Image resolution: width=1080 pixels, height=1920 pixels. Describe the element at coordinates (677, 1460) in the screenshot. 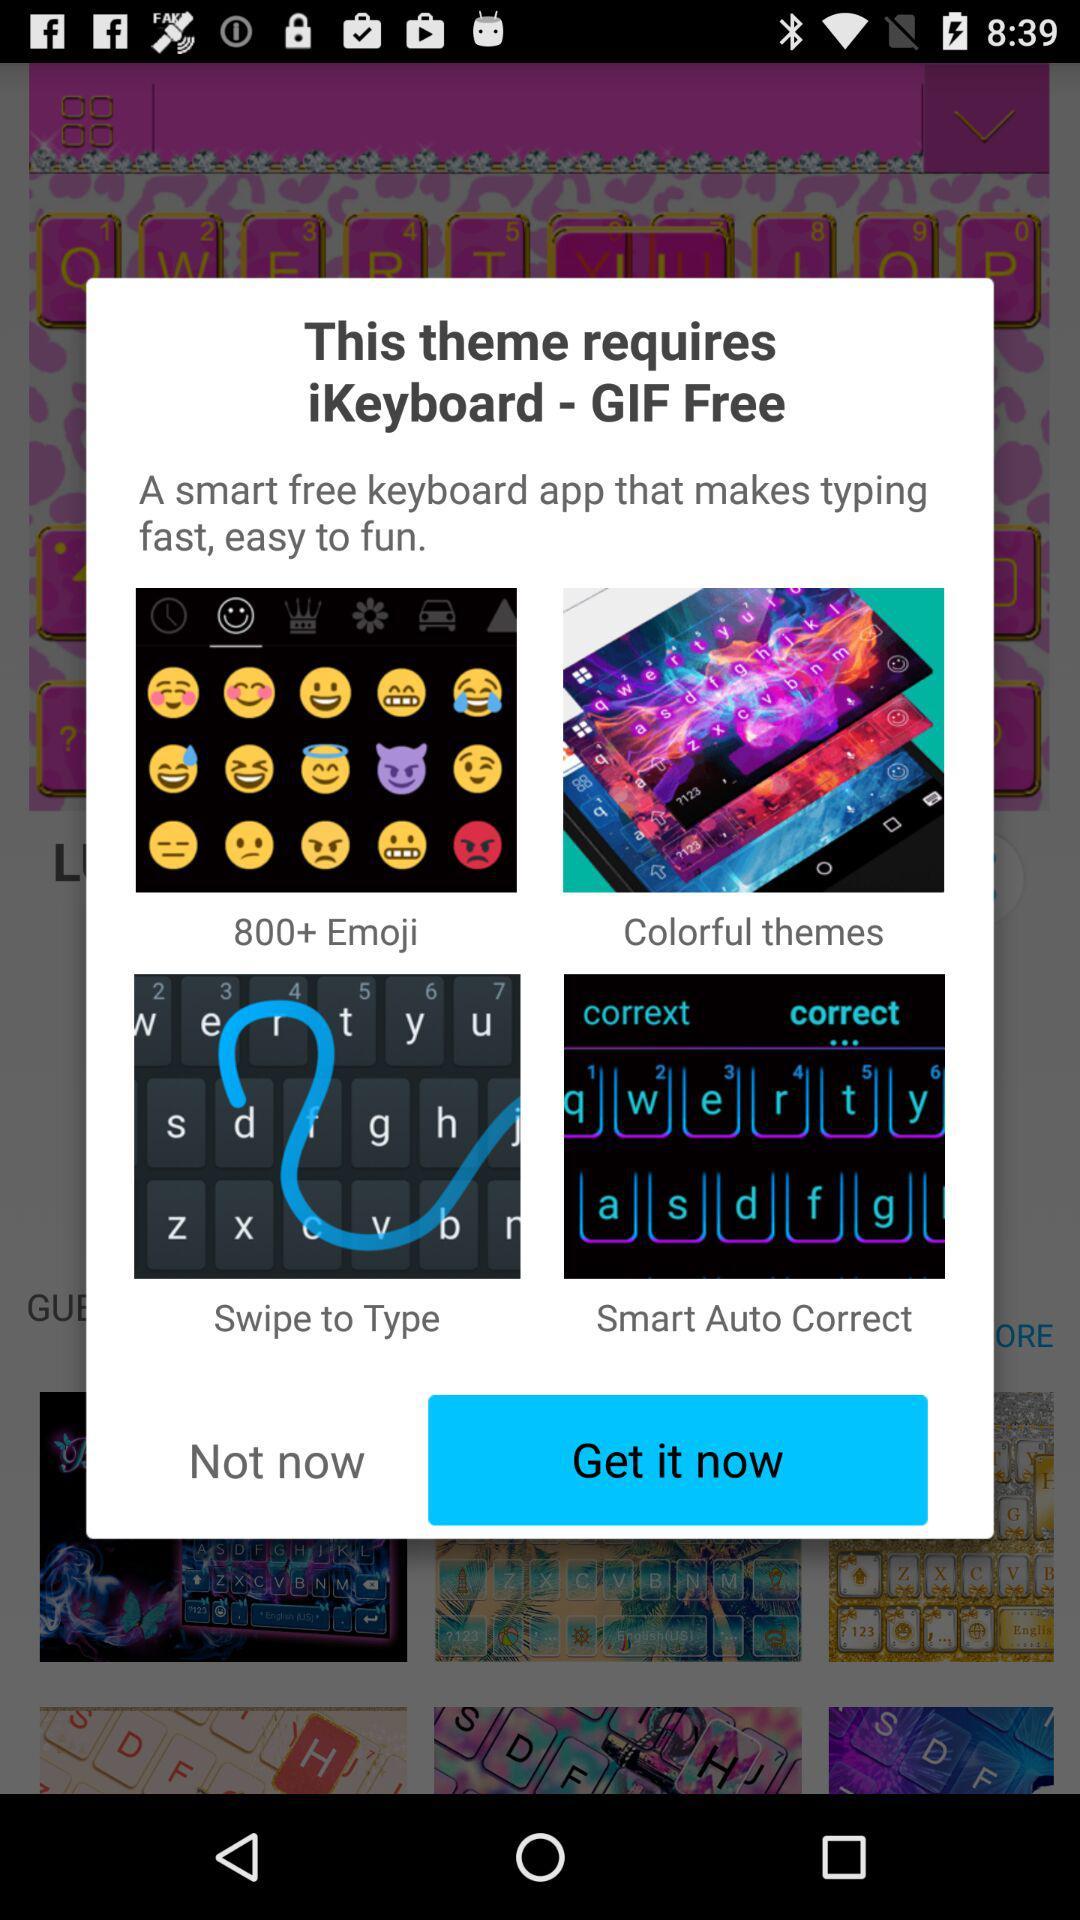

I see `get it now` at that location.